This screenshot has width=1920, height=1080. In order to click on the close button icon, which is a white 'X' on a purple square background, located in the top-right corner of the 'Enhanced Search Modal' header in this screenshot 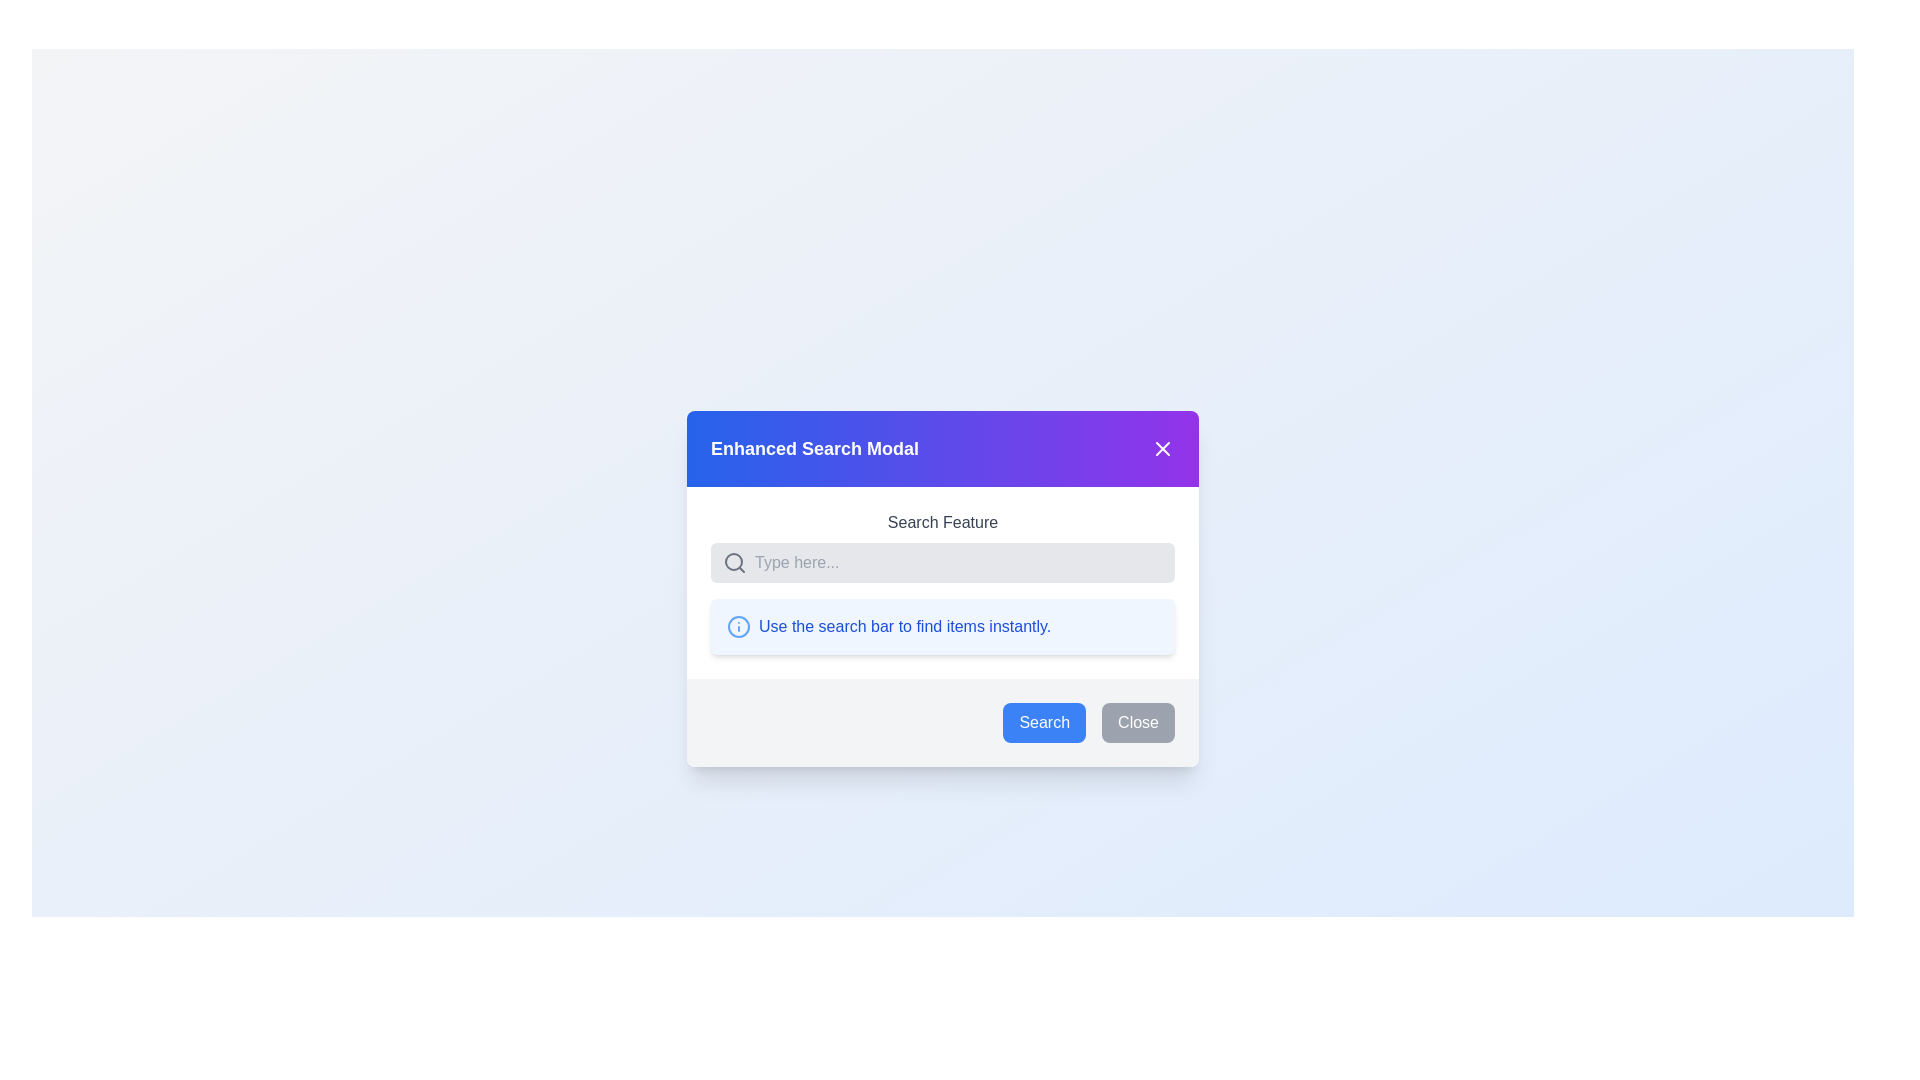, I will do `click(1162, 447)`.